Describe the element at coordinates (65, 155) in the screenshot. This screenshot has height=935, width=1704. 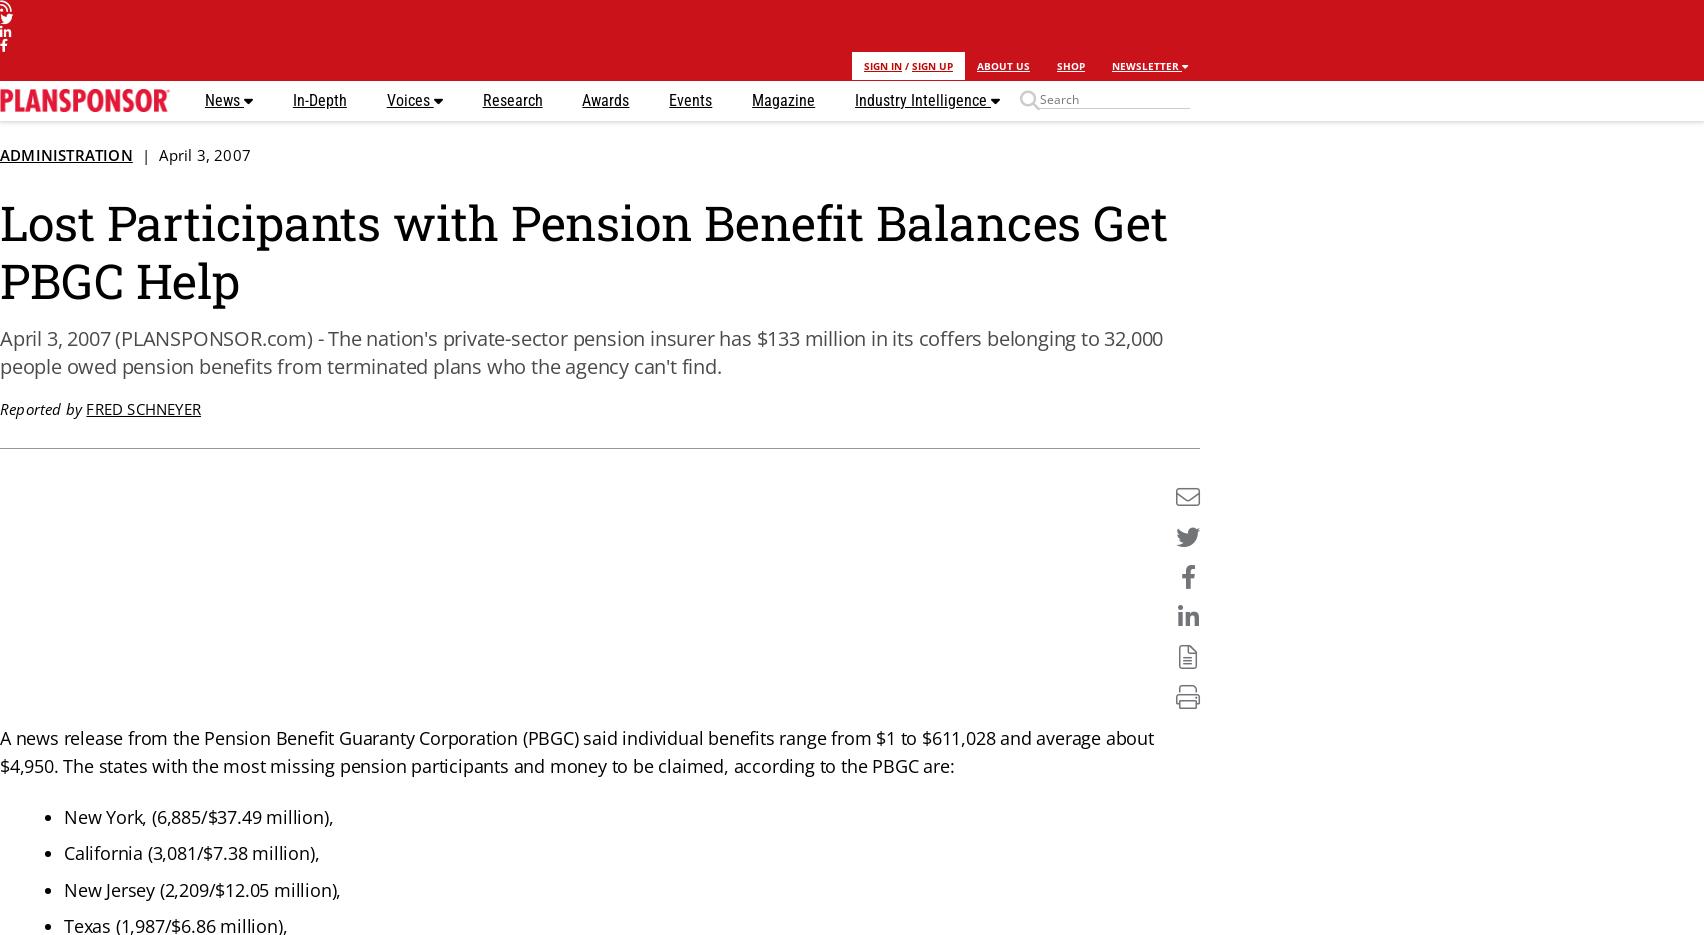
I see `'Administration'` at that location.